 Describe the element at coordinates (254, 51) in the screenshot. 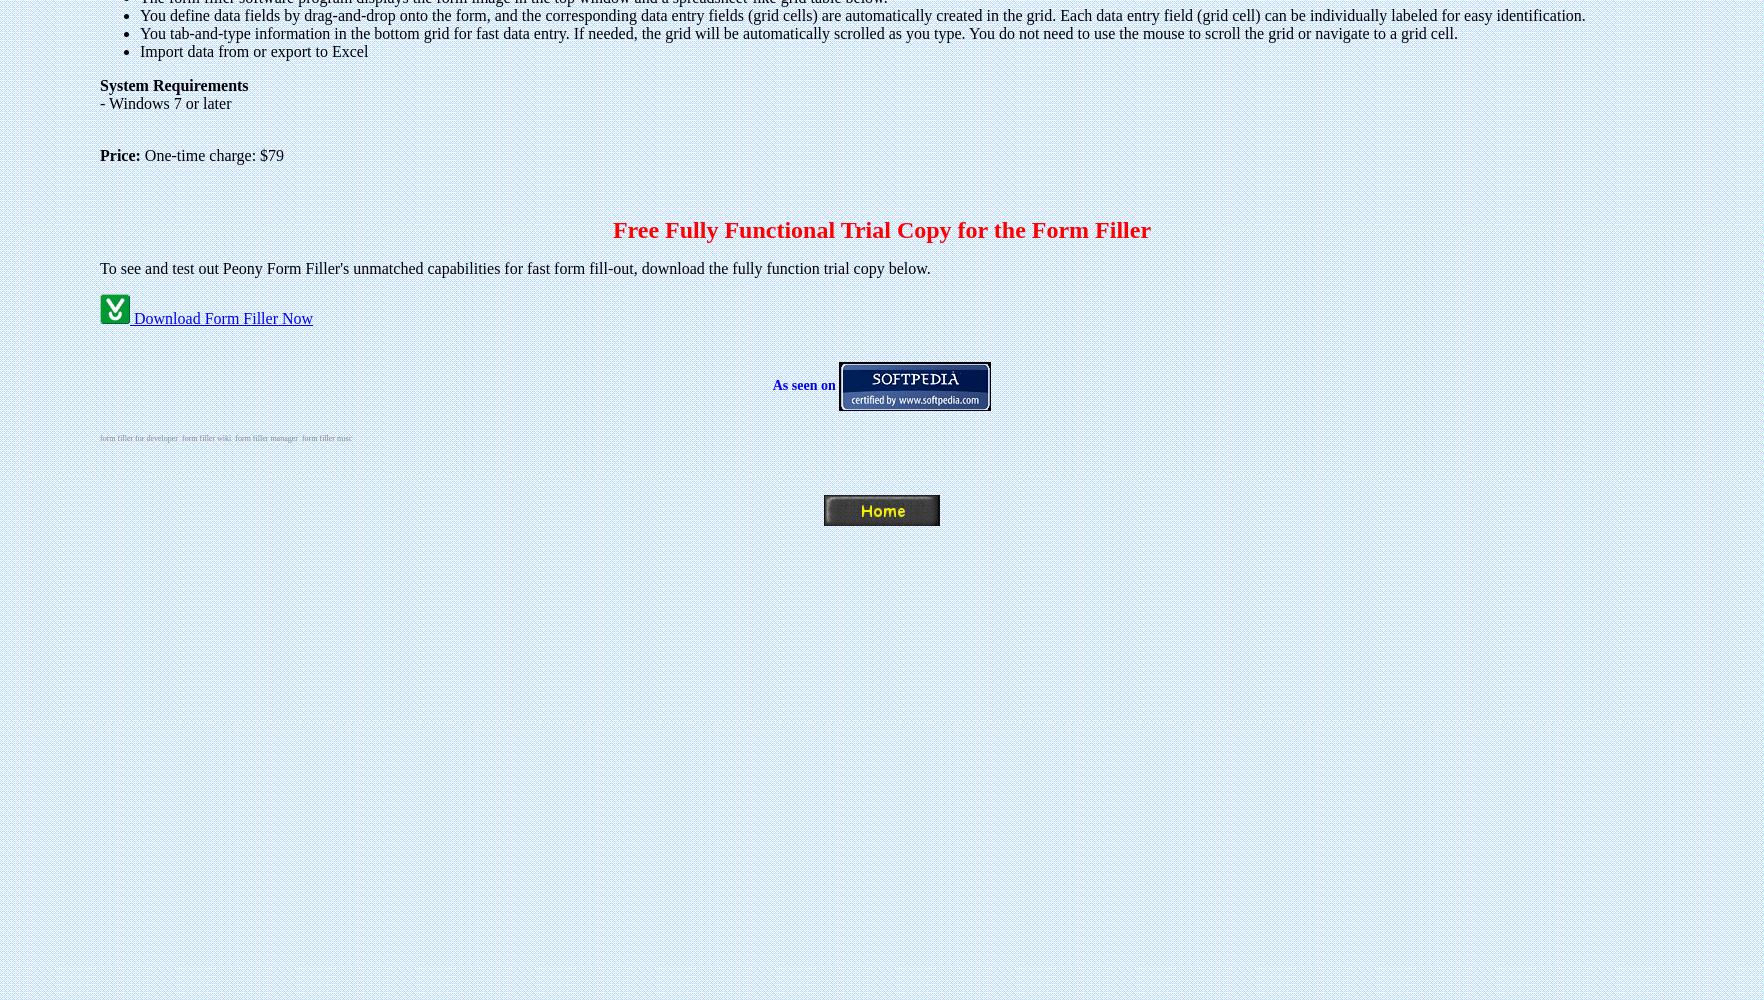

I see `'Import data from or export to Excel'` at that location.